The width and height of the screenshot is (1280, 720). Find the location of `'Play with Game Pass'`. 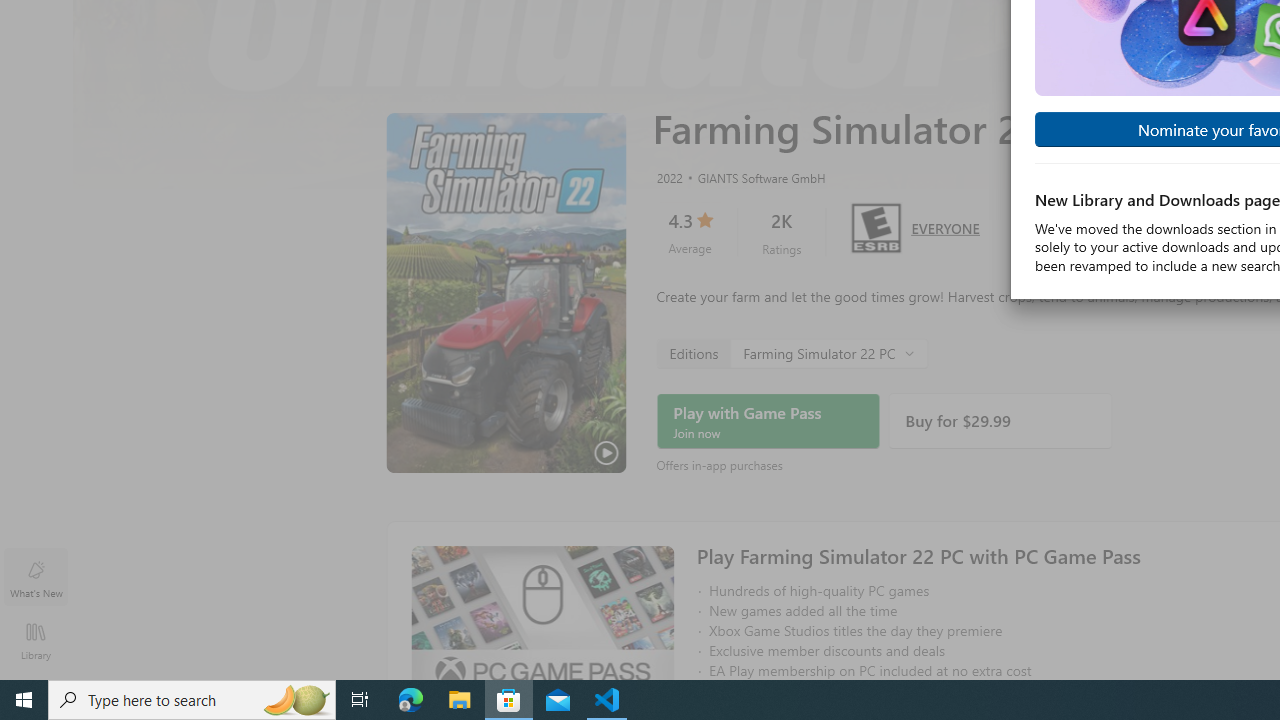

'Play with Game Pass' is located at coordinates (767, 420).